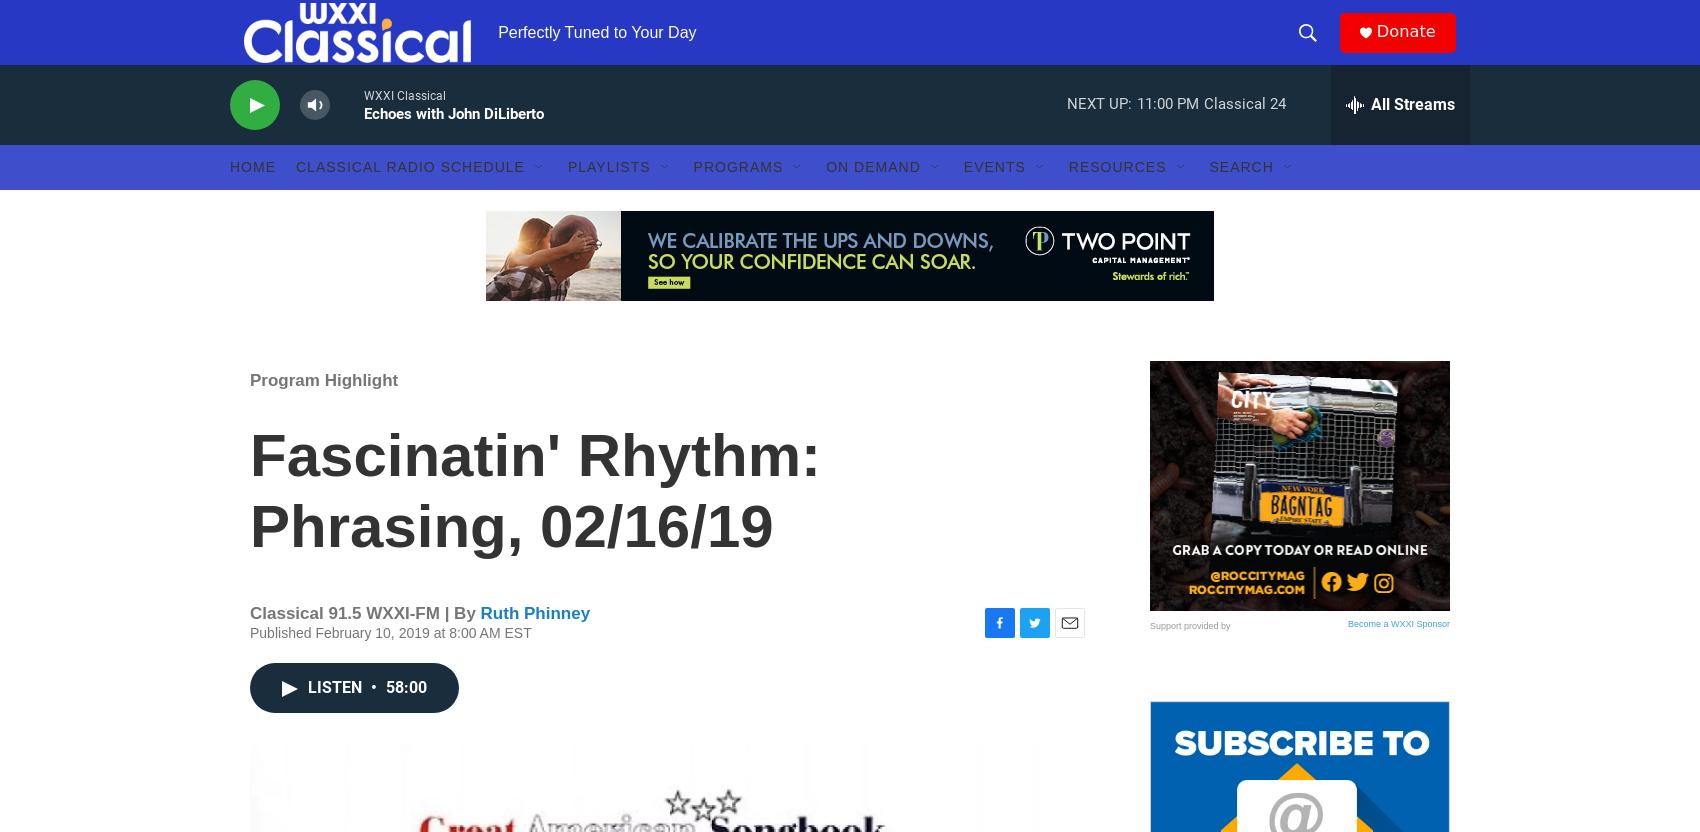 This screenshot has height=832, width=1700. I want to click on 'Playlists', so click(565, 205).